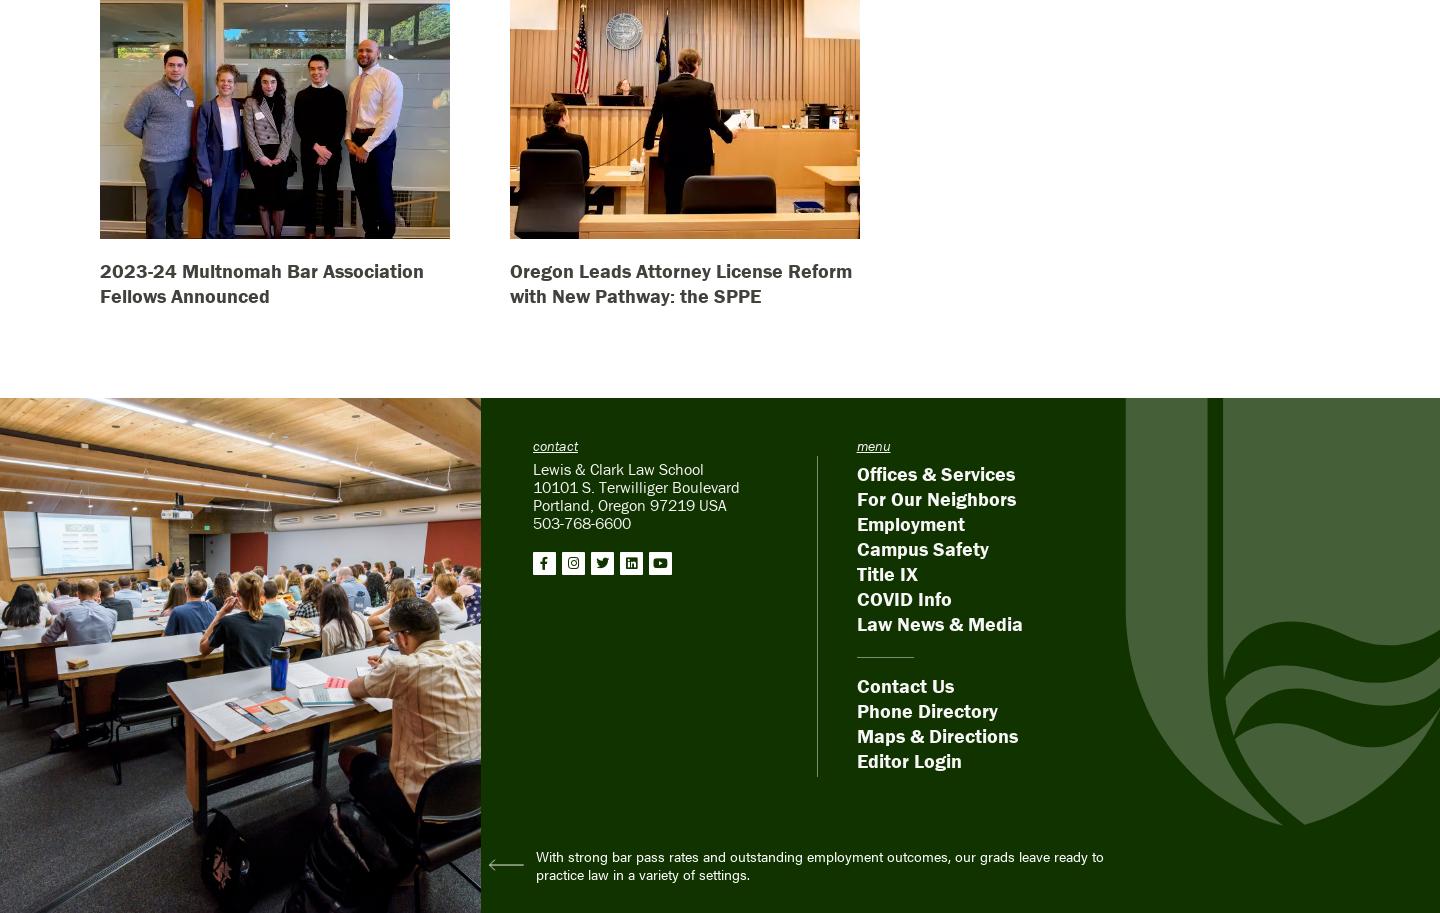  I want to click on 'Oregon Leads Attorney License Reform with New Pathway: the SPPE', so click(680, 282).